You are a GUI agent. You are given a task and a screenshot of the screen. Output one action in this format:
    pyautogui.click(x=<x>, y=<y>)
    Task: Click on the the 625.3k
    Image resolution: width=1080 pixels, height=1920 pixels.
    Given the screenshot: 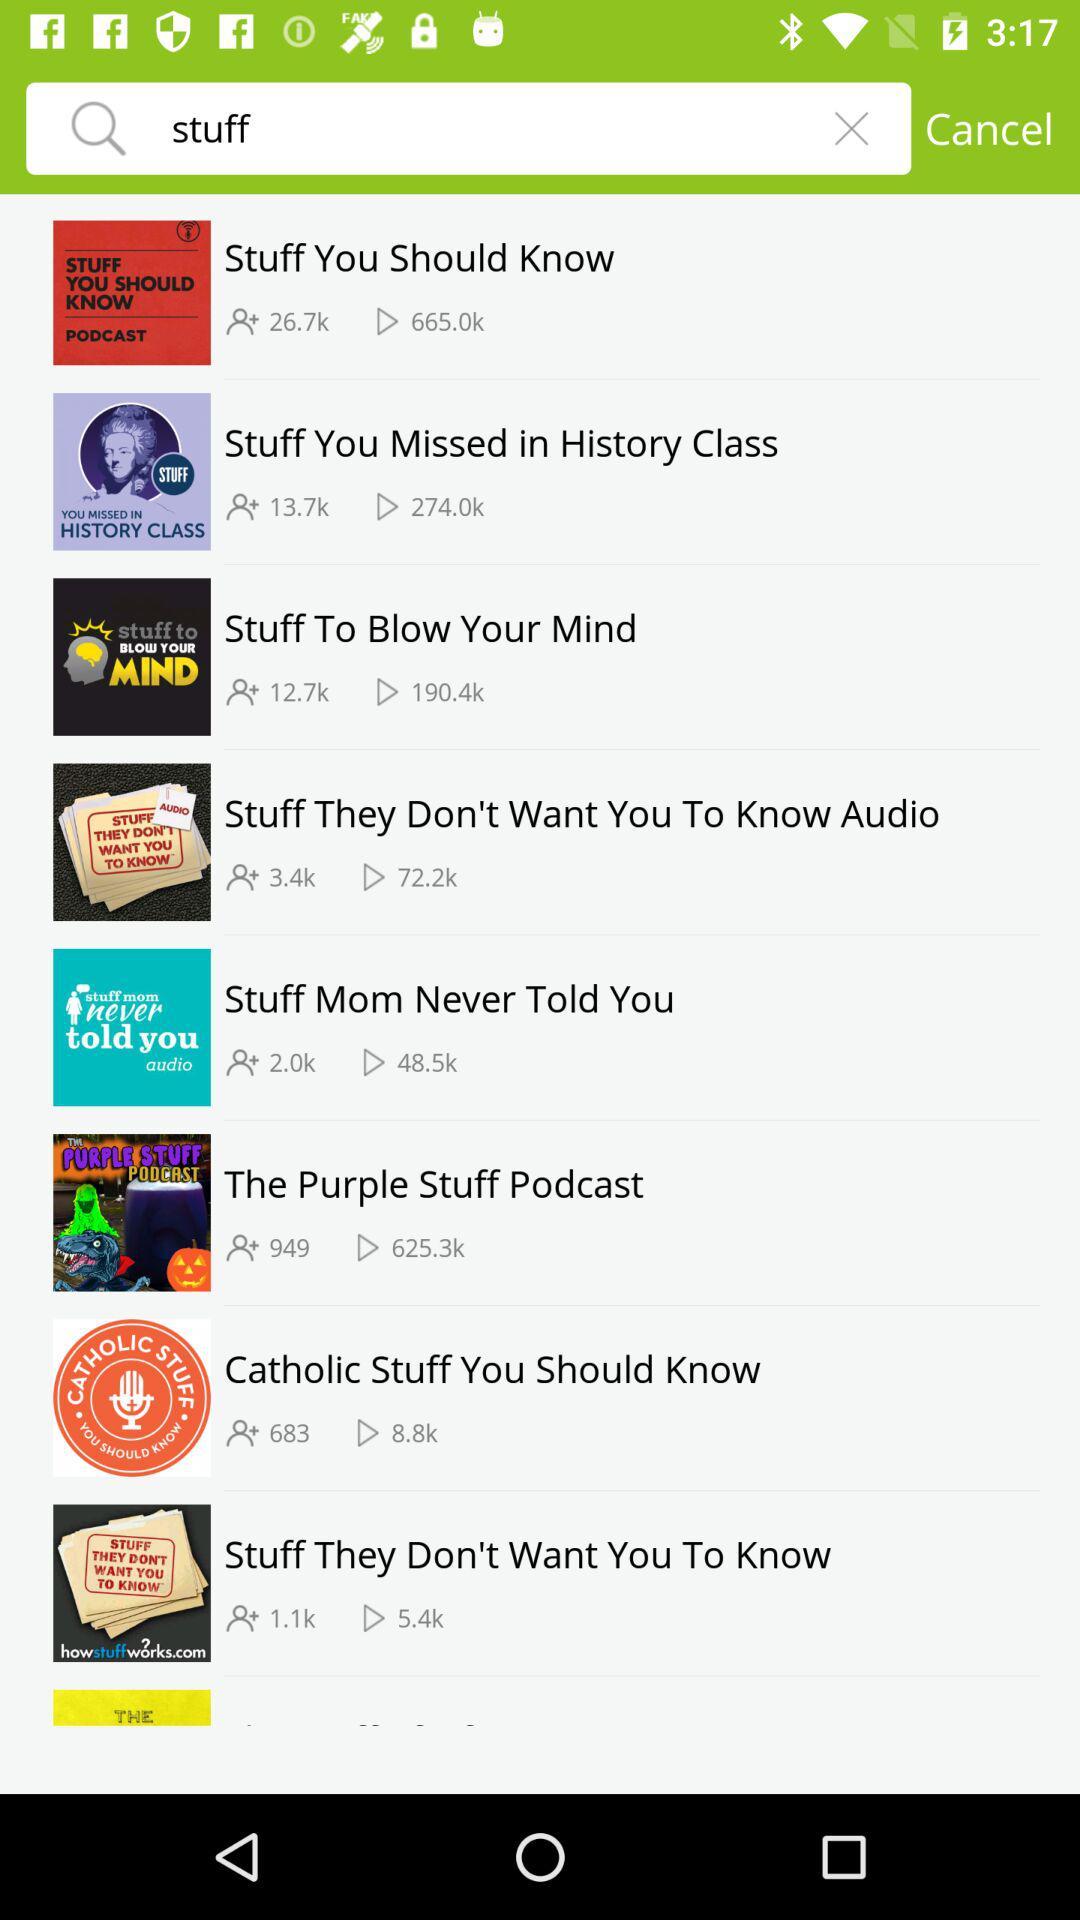 What is the action you would take?
    pyautogui.click(x=427, y=1246)
    